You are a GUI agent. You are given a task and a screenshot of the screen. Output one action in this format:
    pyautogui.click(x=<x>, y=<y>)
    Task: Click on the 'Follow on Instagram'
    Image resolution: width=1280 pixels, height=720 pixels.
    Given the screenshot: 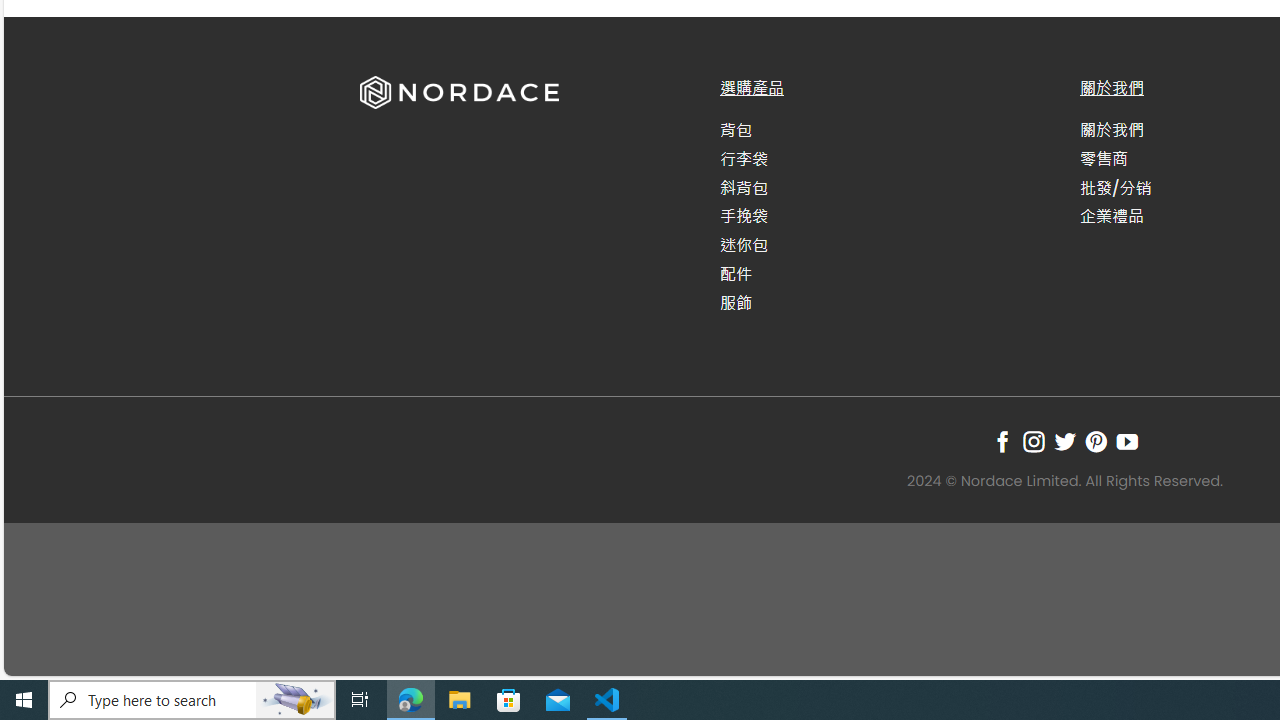 What is the action you would take?
    pyautogui.click(x=1033, y=440)
    